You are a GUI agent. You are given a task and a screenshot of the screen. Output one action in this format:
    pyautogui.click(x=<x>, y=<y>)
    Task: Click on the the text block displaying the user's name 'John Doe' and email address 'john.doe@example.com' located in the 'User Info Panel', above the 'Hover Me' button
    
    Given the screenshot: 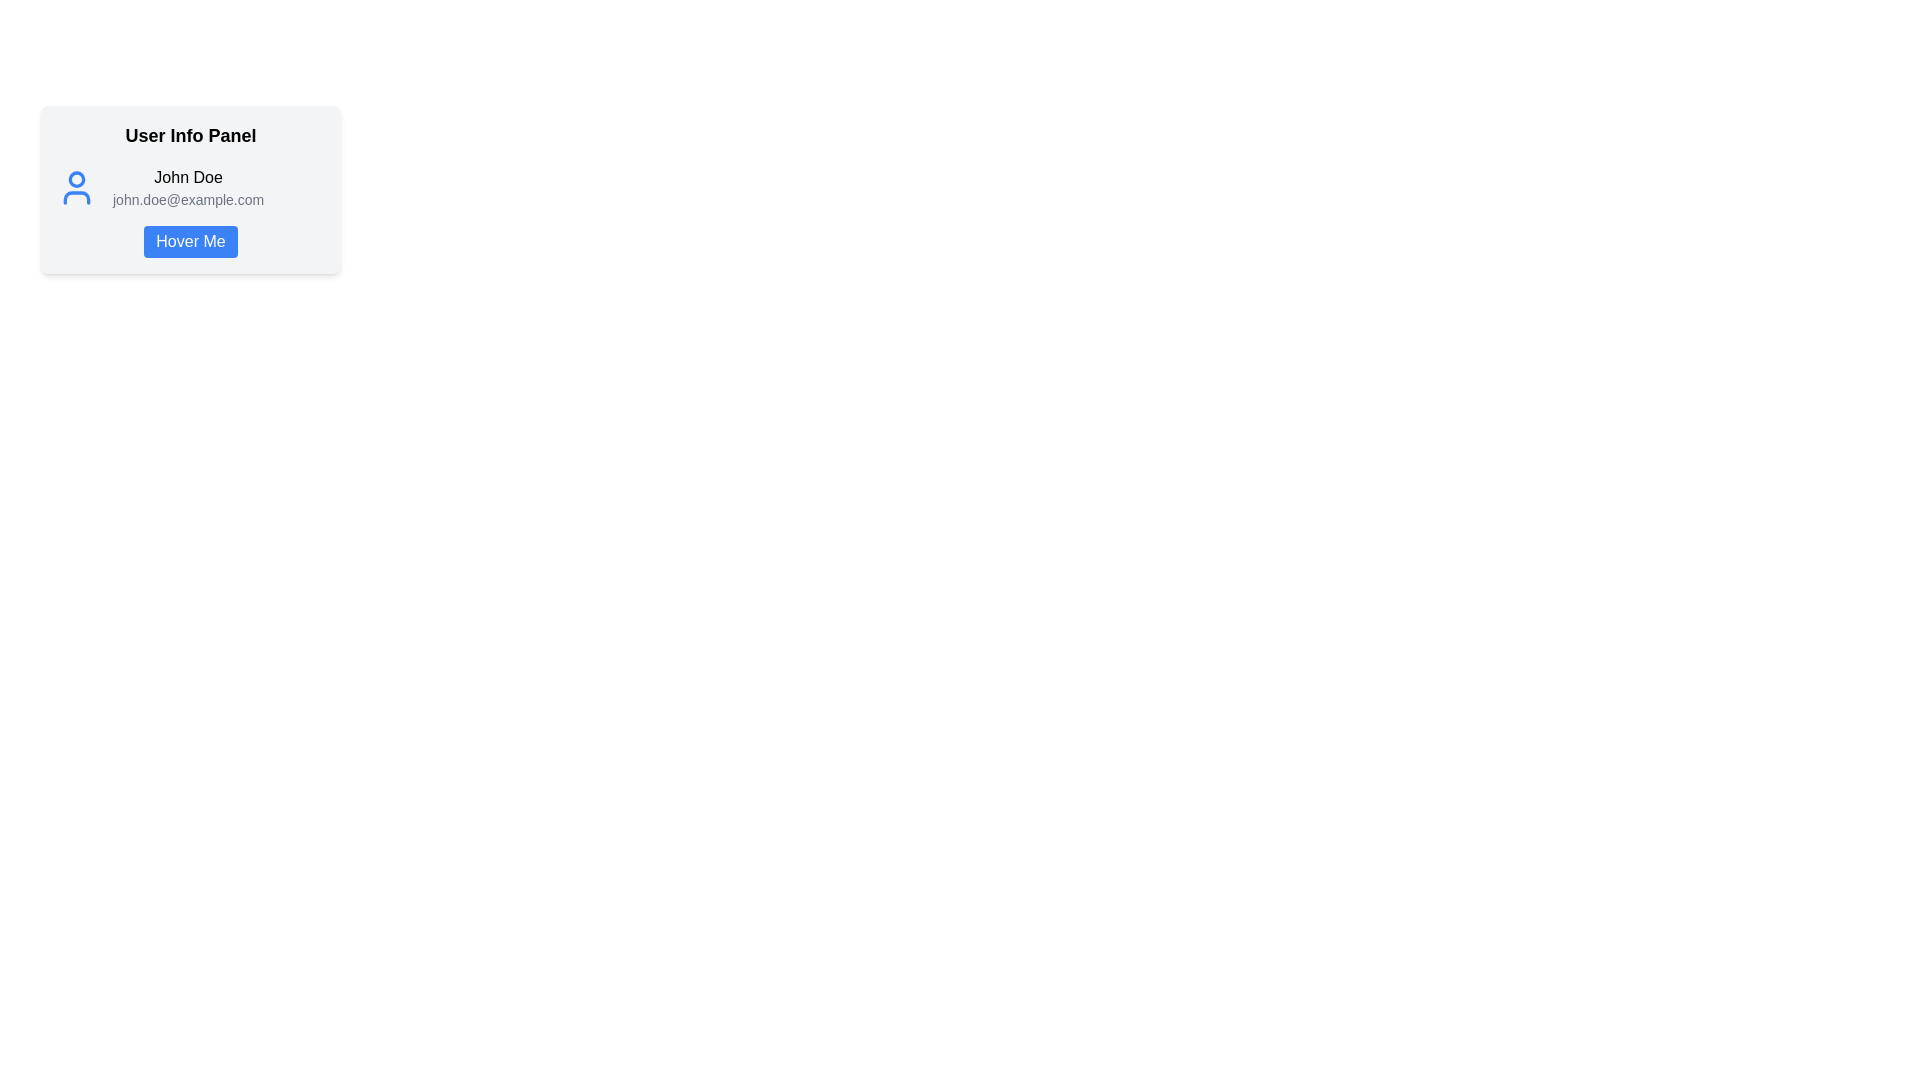 What is the action you would take?
    pyautogui.click(x=188, y=188)
    